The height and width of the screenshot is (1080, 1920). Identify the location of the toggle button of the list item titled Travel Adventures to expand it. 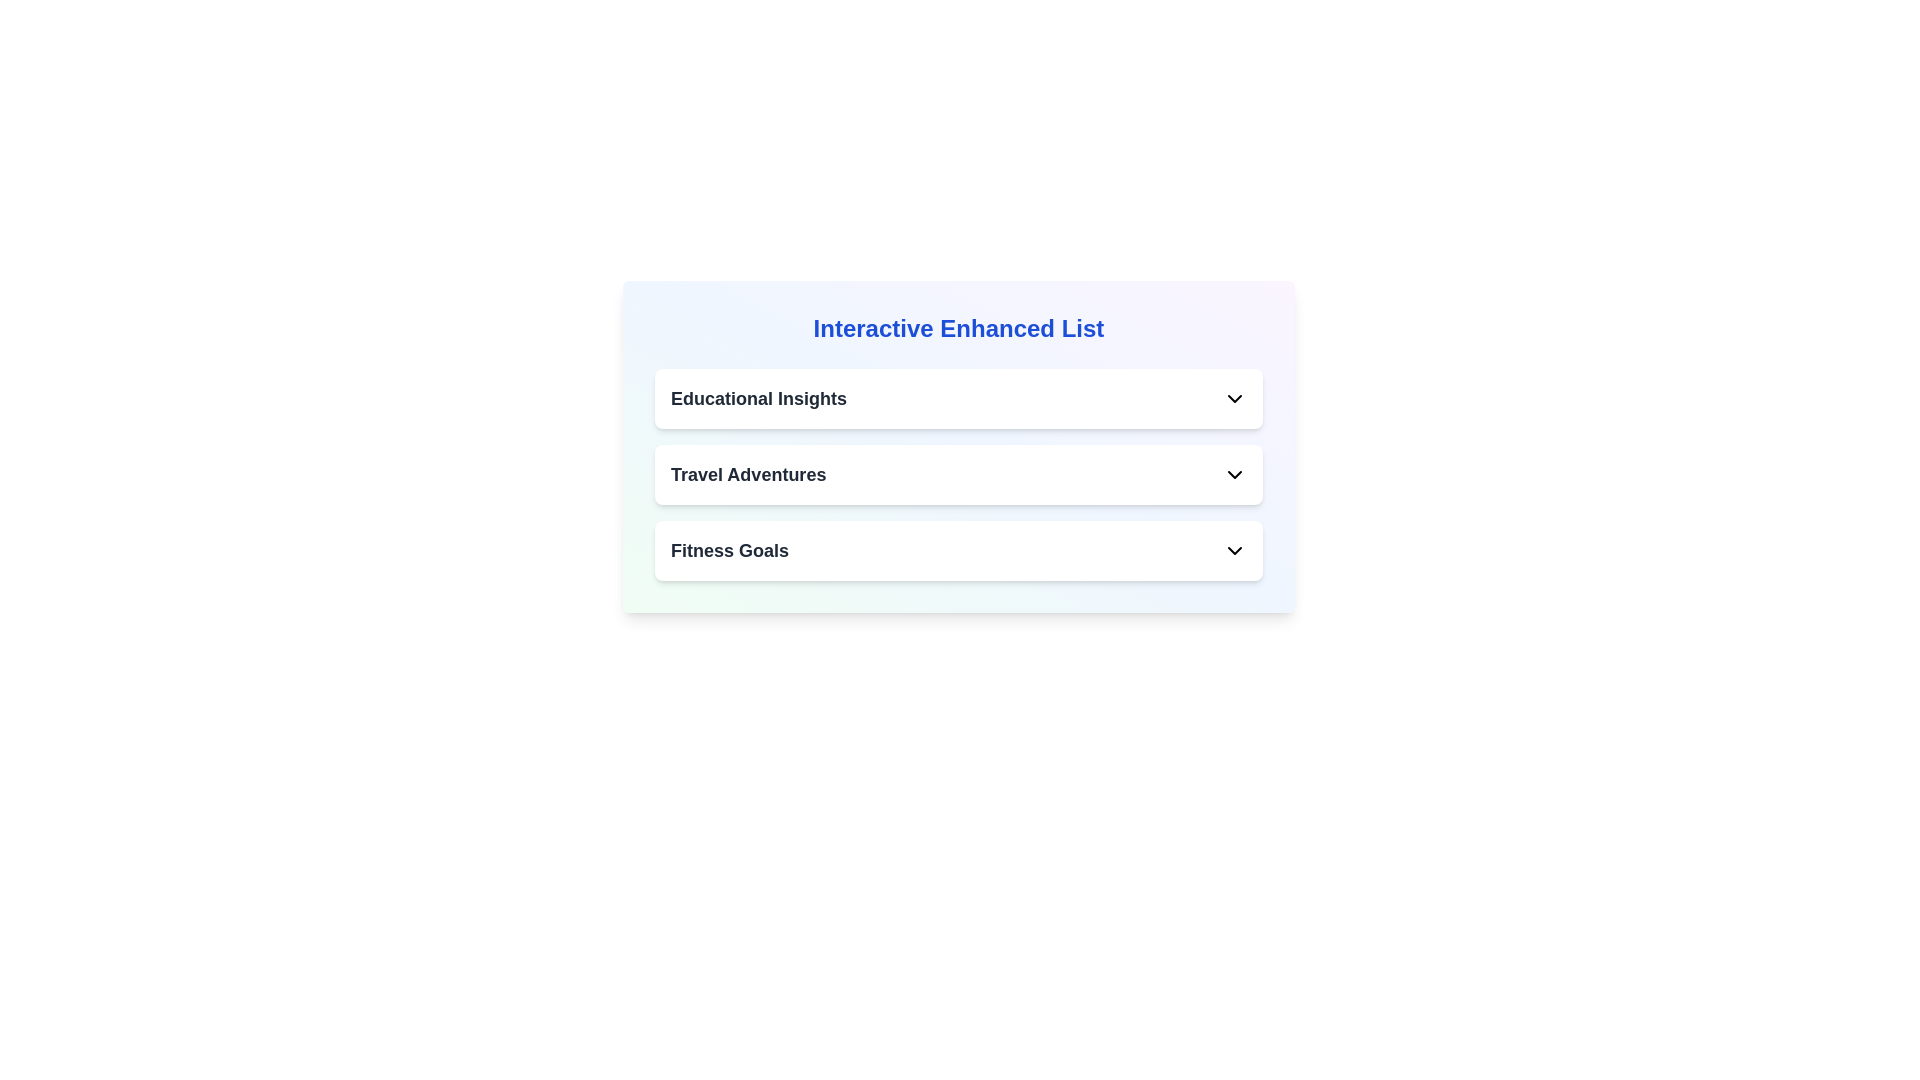
(1233, 474).